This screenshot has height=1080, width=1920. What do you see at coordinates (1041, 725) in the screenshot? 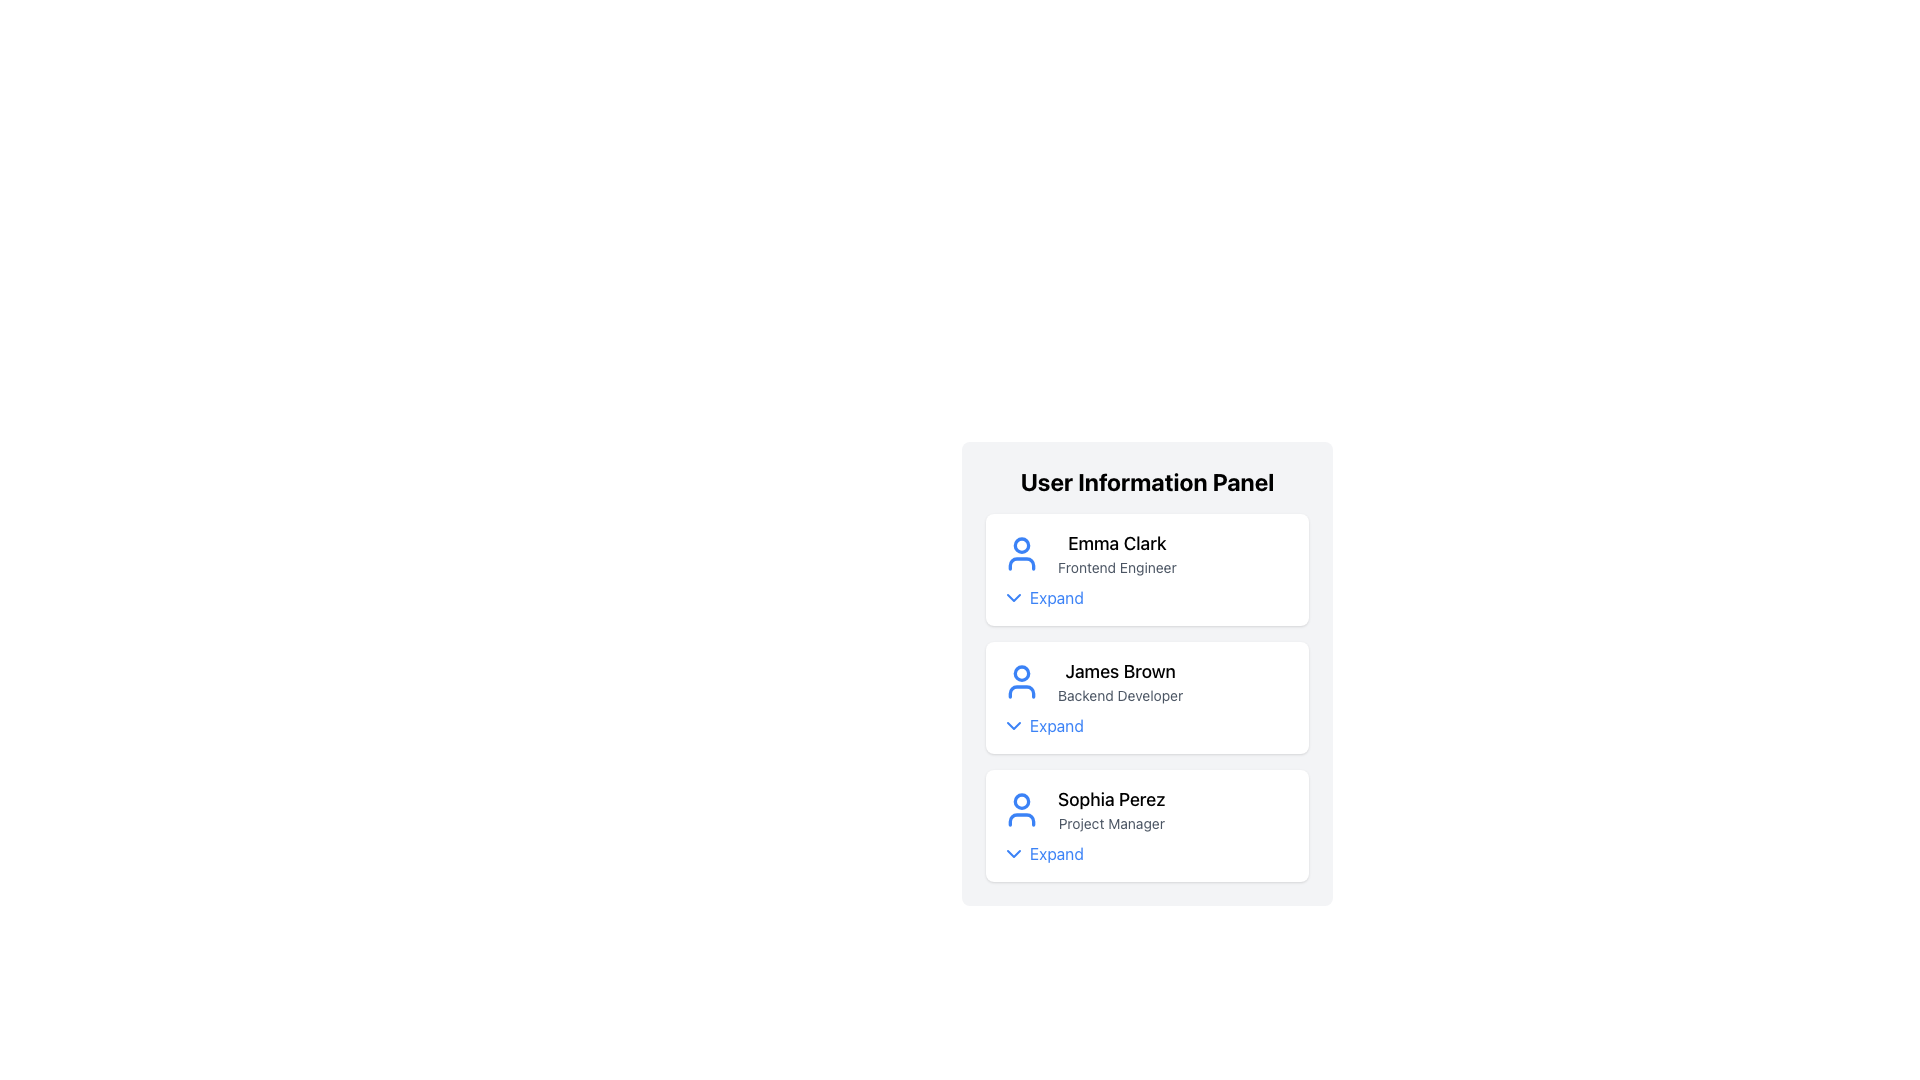
I see `the blue 'Expand' button with a downward-facing arrow icon located beneath the name 'James Brown' and job title 'Backend Developer' in the second user card of the User Information Panel` at bounding box center [1041, 725].